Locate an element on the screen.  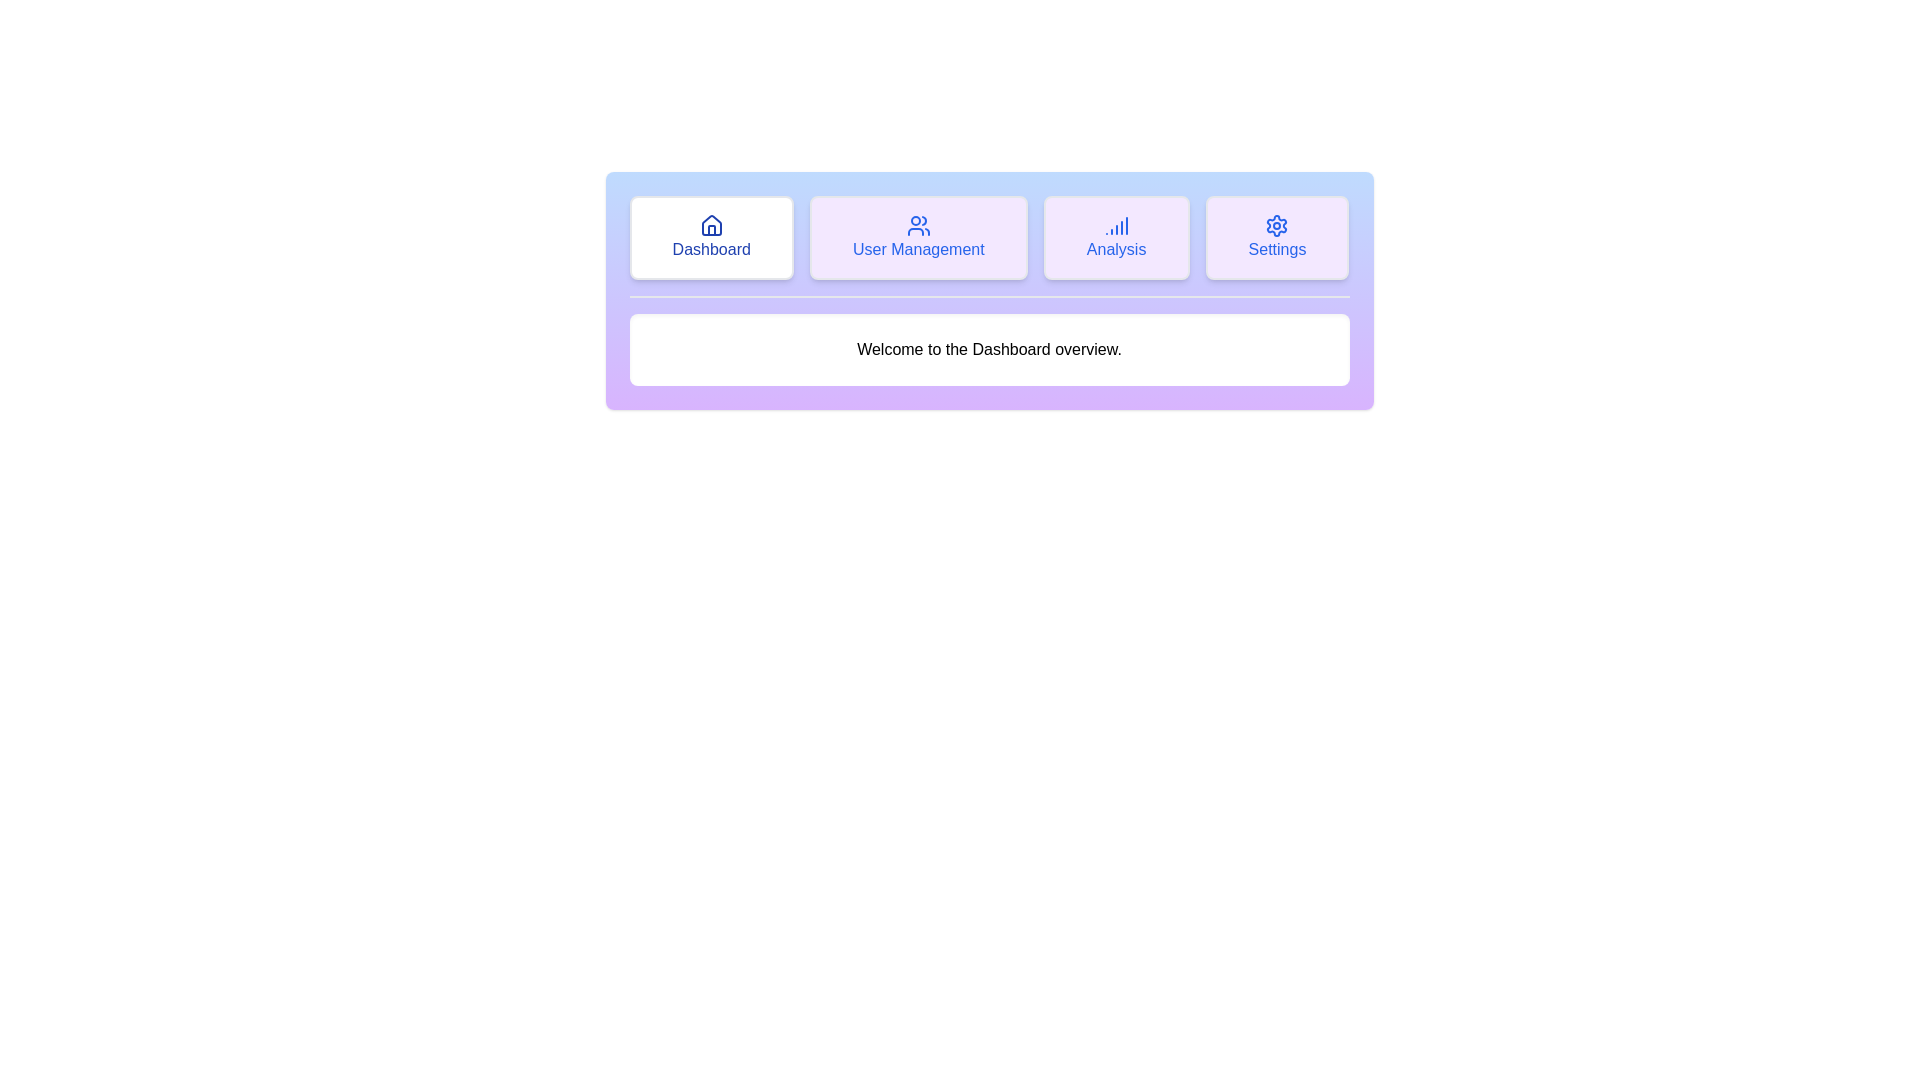
the instructional text block located below the navigation strip, which provides a brief description of the dashboard's purpose and layout is located at coordinates (989, 349).